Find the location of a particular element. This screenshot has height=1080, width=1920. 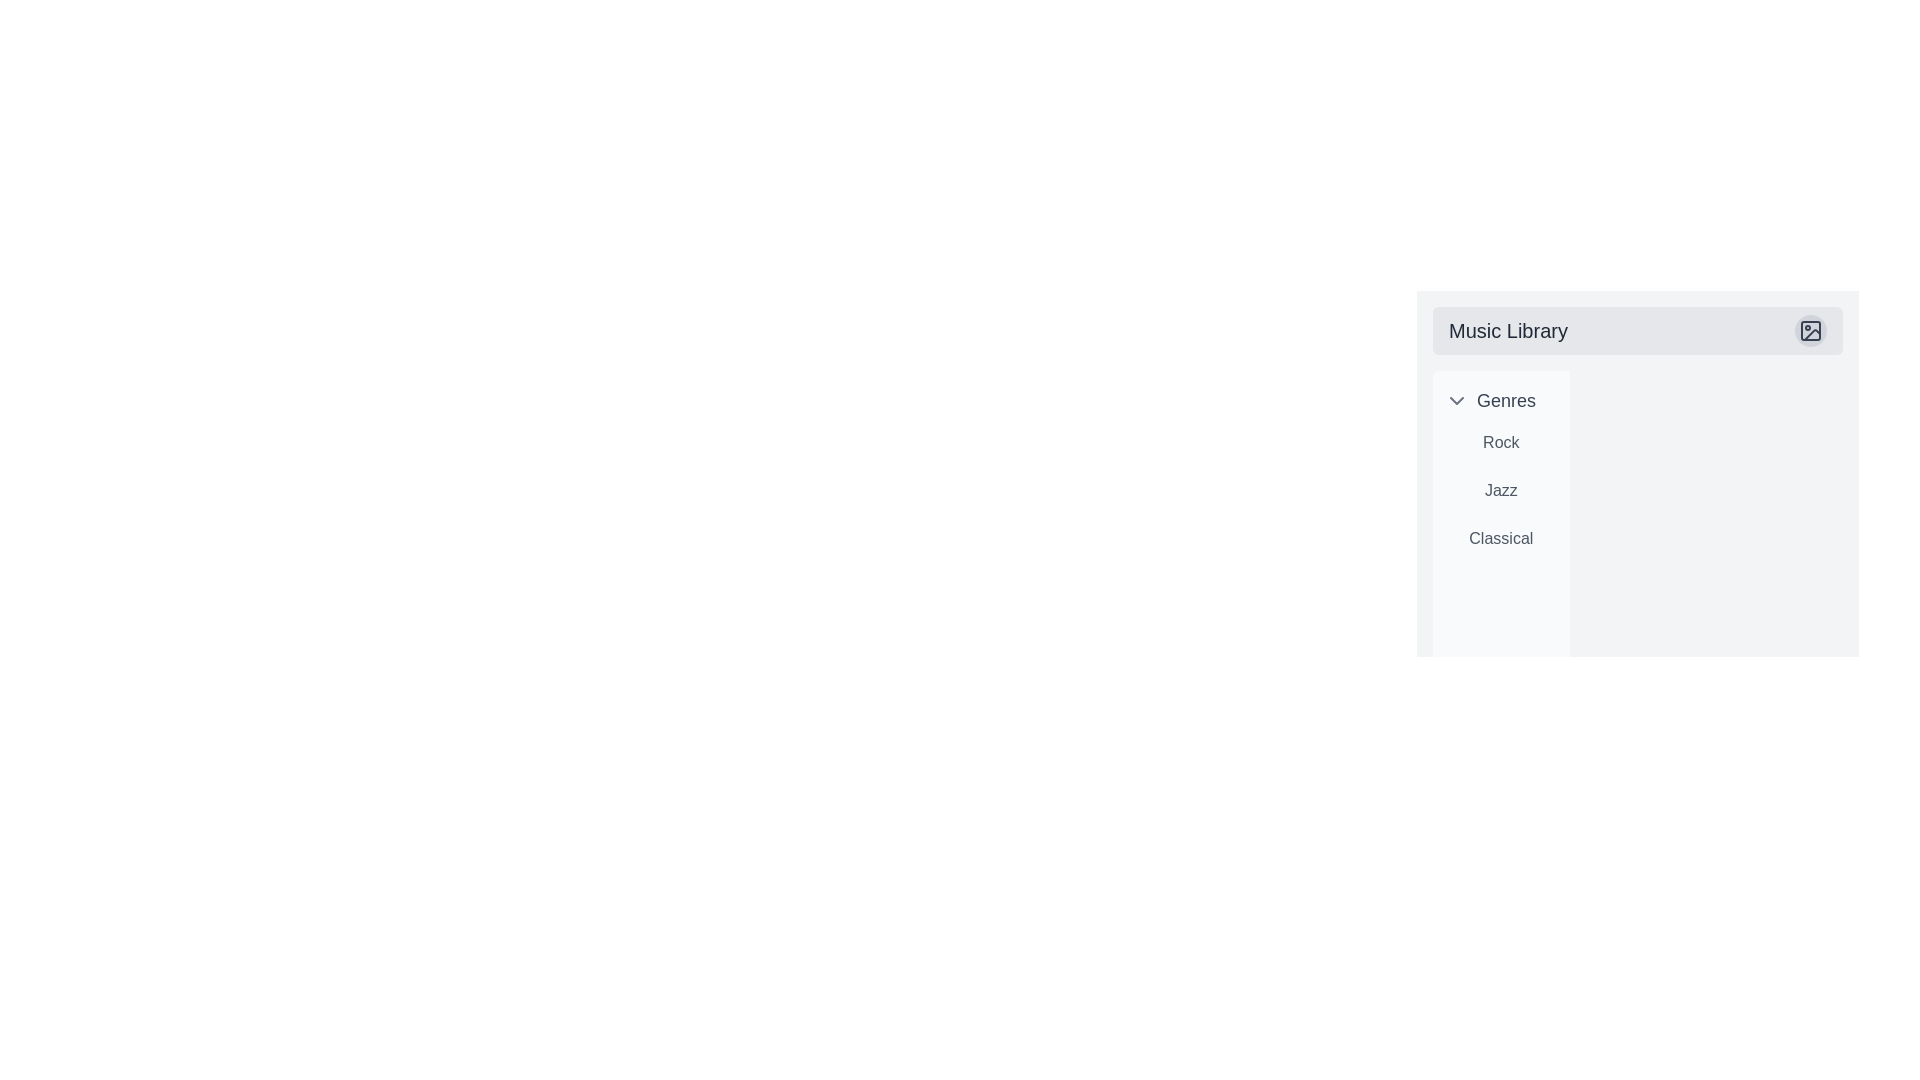

the 'Rock' genre text label in the 'Music Library' is located at coordinates (1501, 442).